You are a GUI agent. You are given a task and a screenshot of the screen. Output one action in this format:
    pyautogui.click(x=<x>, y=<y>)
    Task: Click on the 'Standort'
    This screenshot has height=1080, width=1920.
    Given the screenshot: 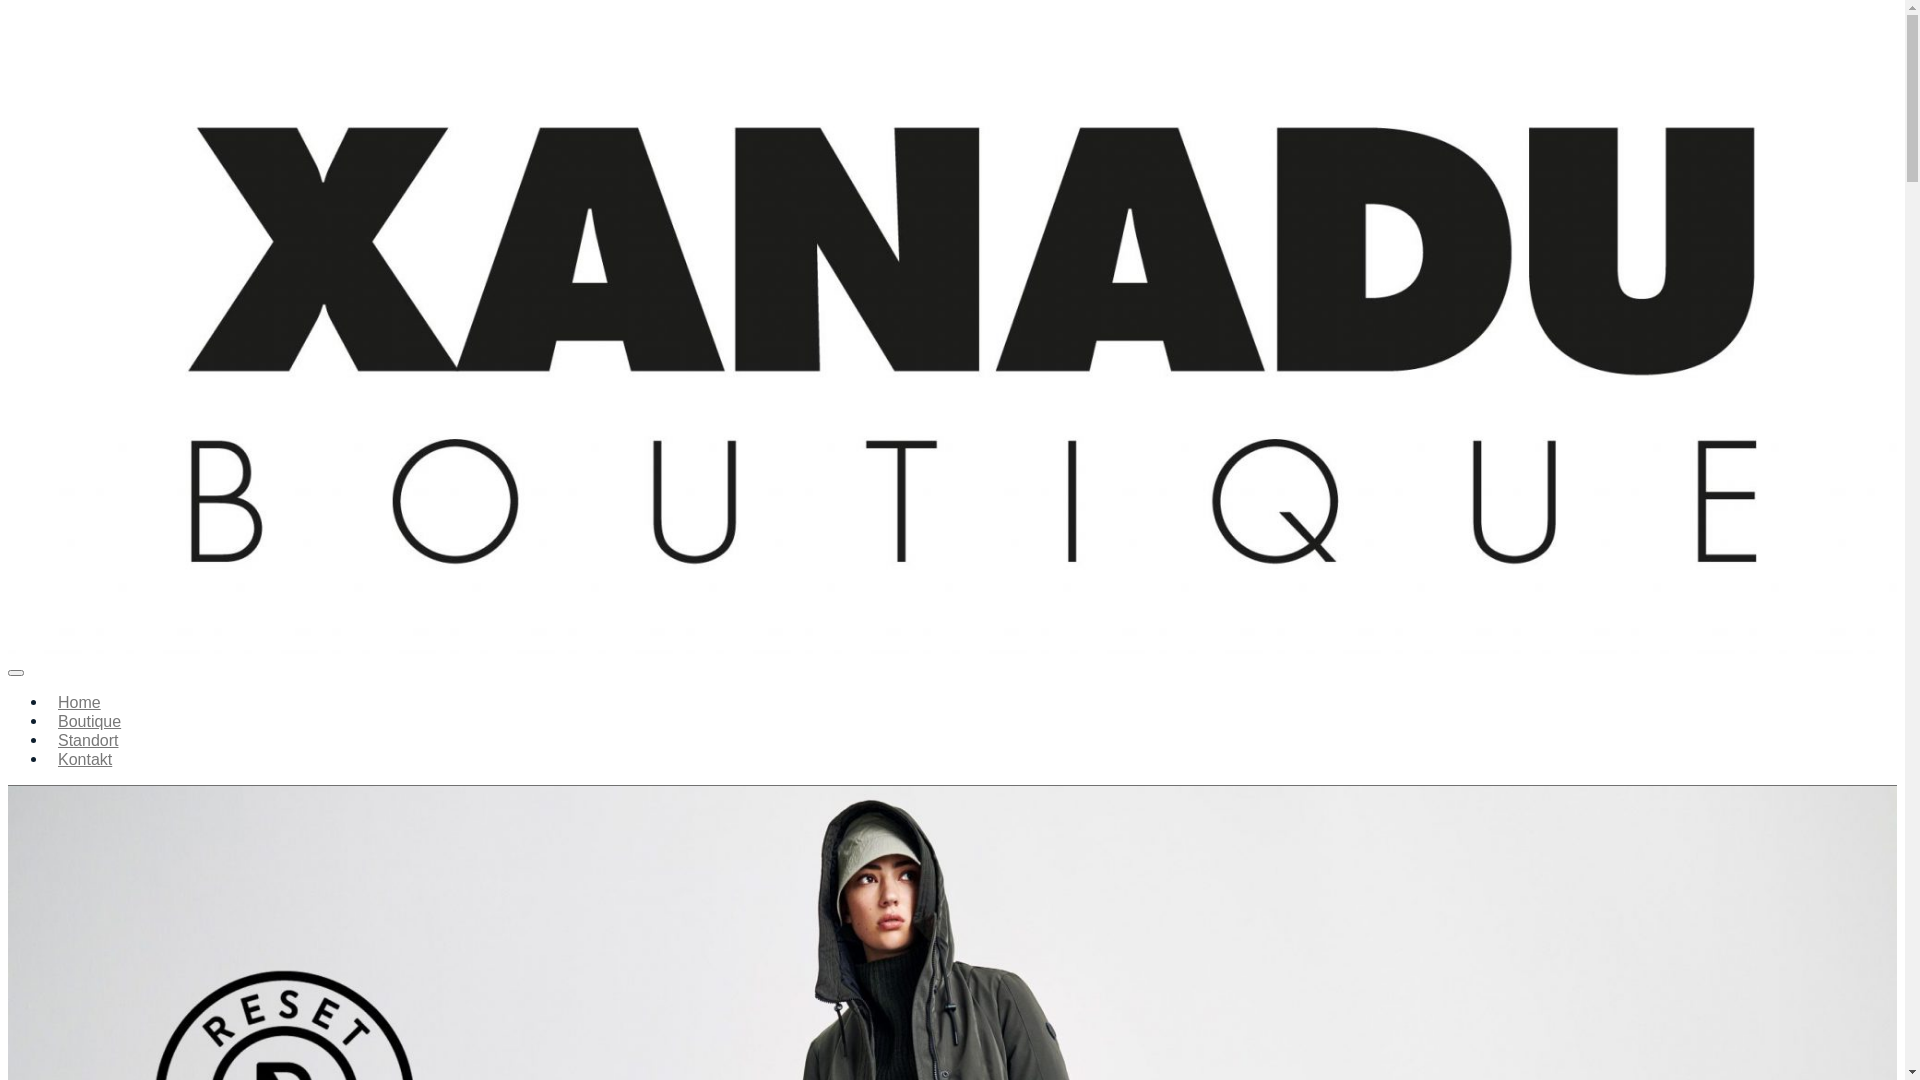 What is the action you would take?
    pyautogui.click(x=48, y=740)
    